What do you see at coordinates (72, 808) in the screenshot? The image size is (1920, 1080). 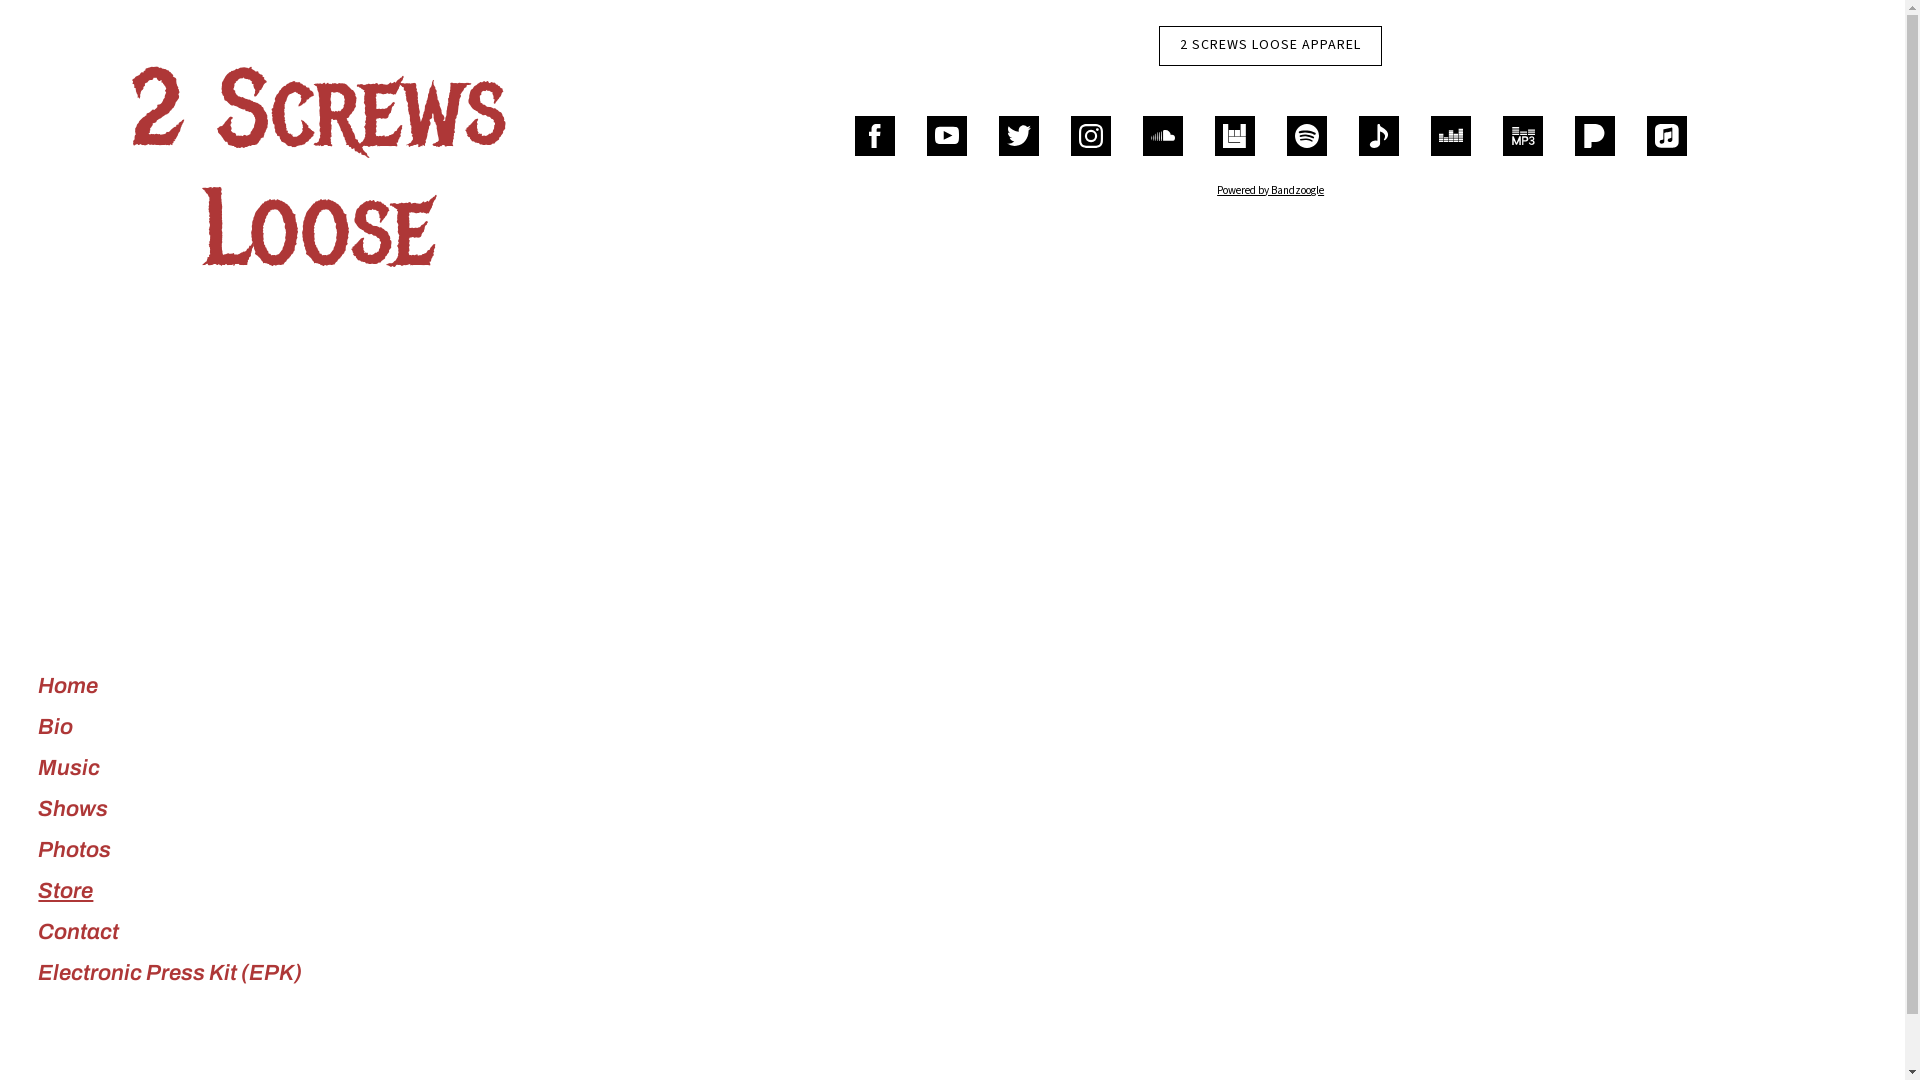 I see `'Shows'` at bounding box center [72, 808].